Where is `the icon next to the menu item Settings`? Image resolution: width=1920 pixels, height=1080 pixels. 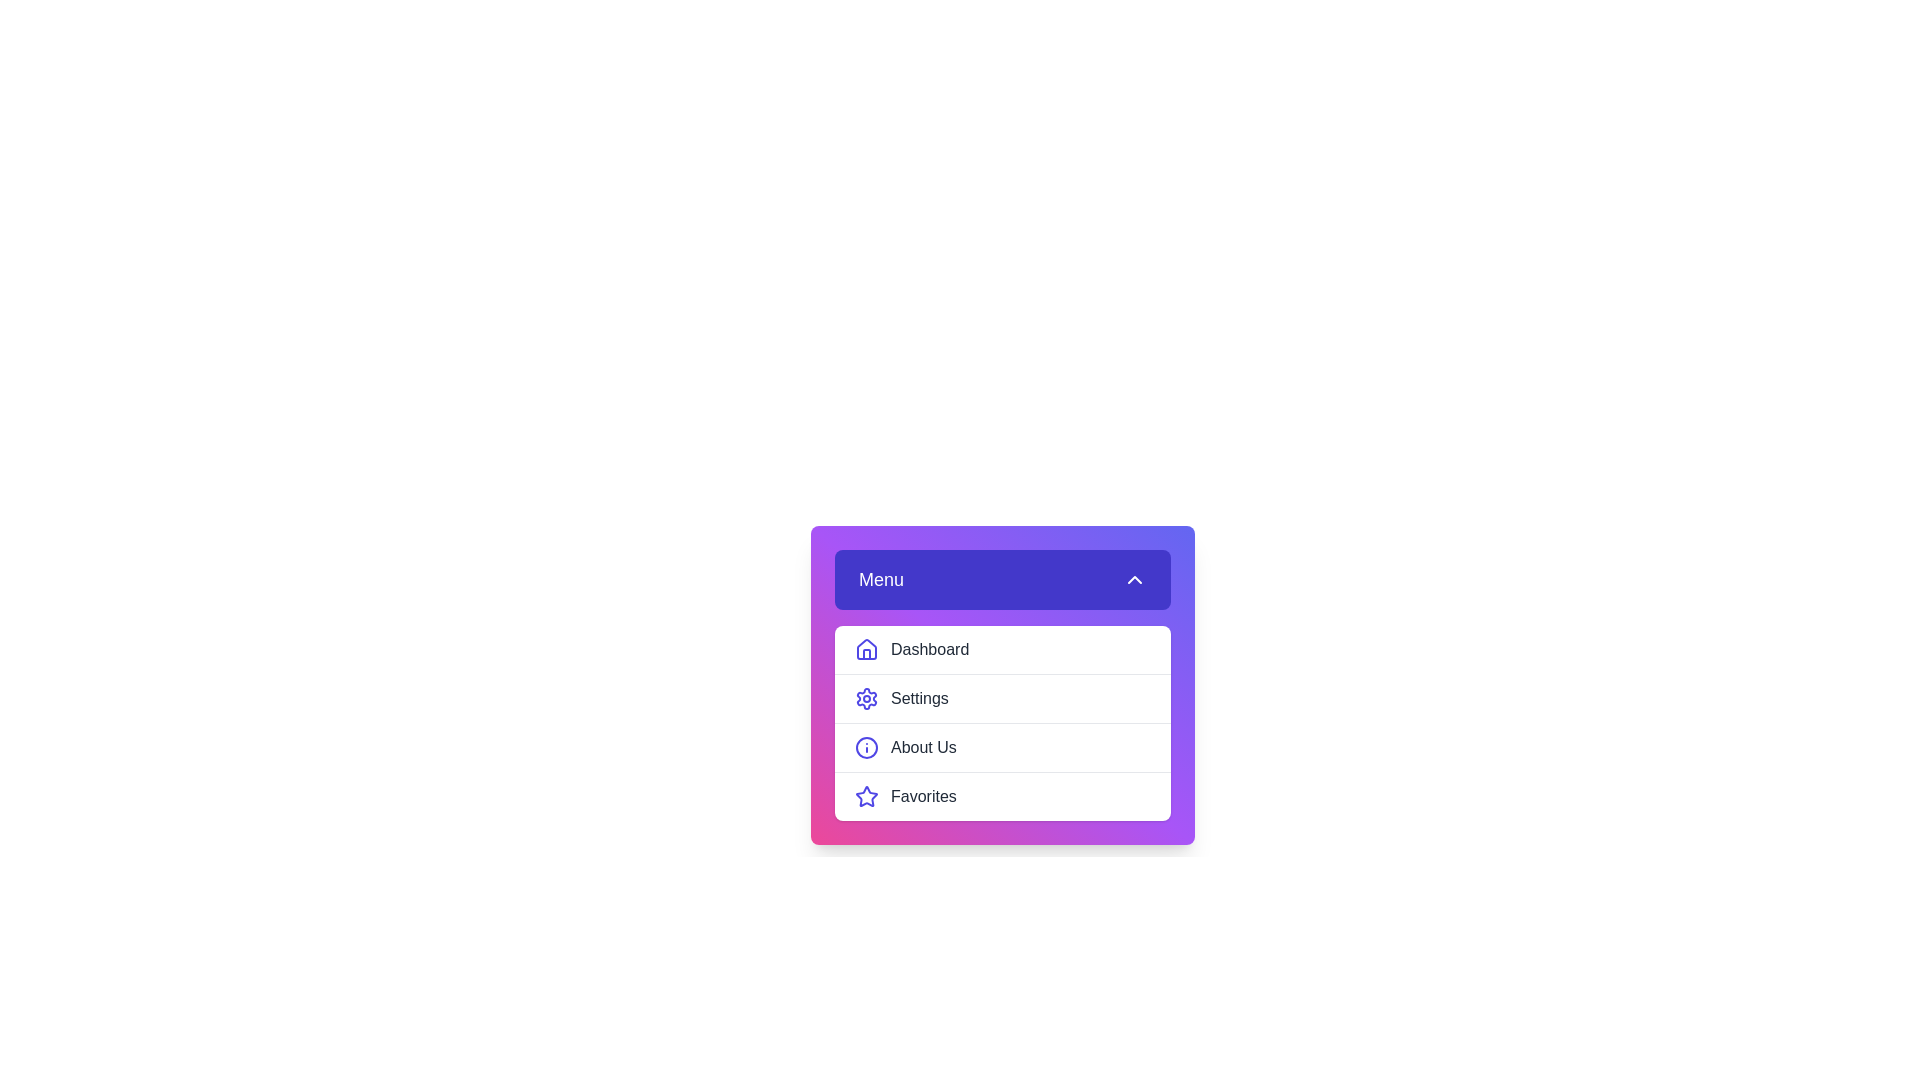
the icon next to the menu item Settings is located at coordinates (867, 697).